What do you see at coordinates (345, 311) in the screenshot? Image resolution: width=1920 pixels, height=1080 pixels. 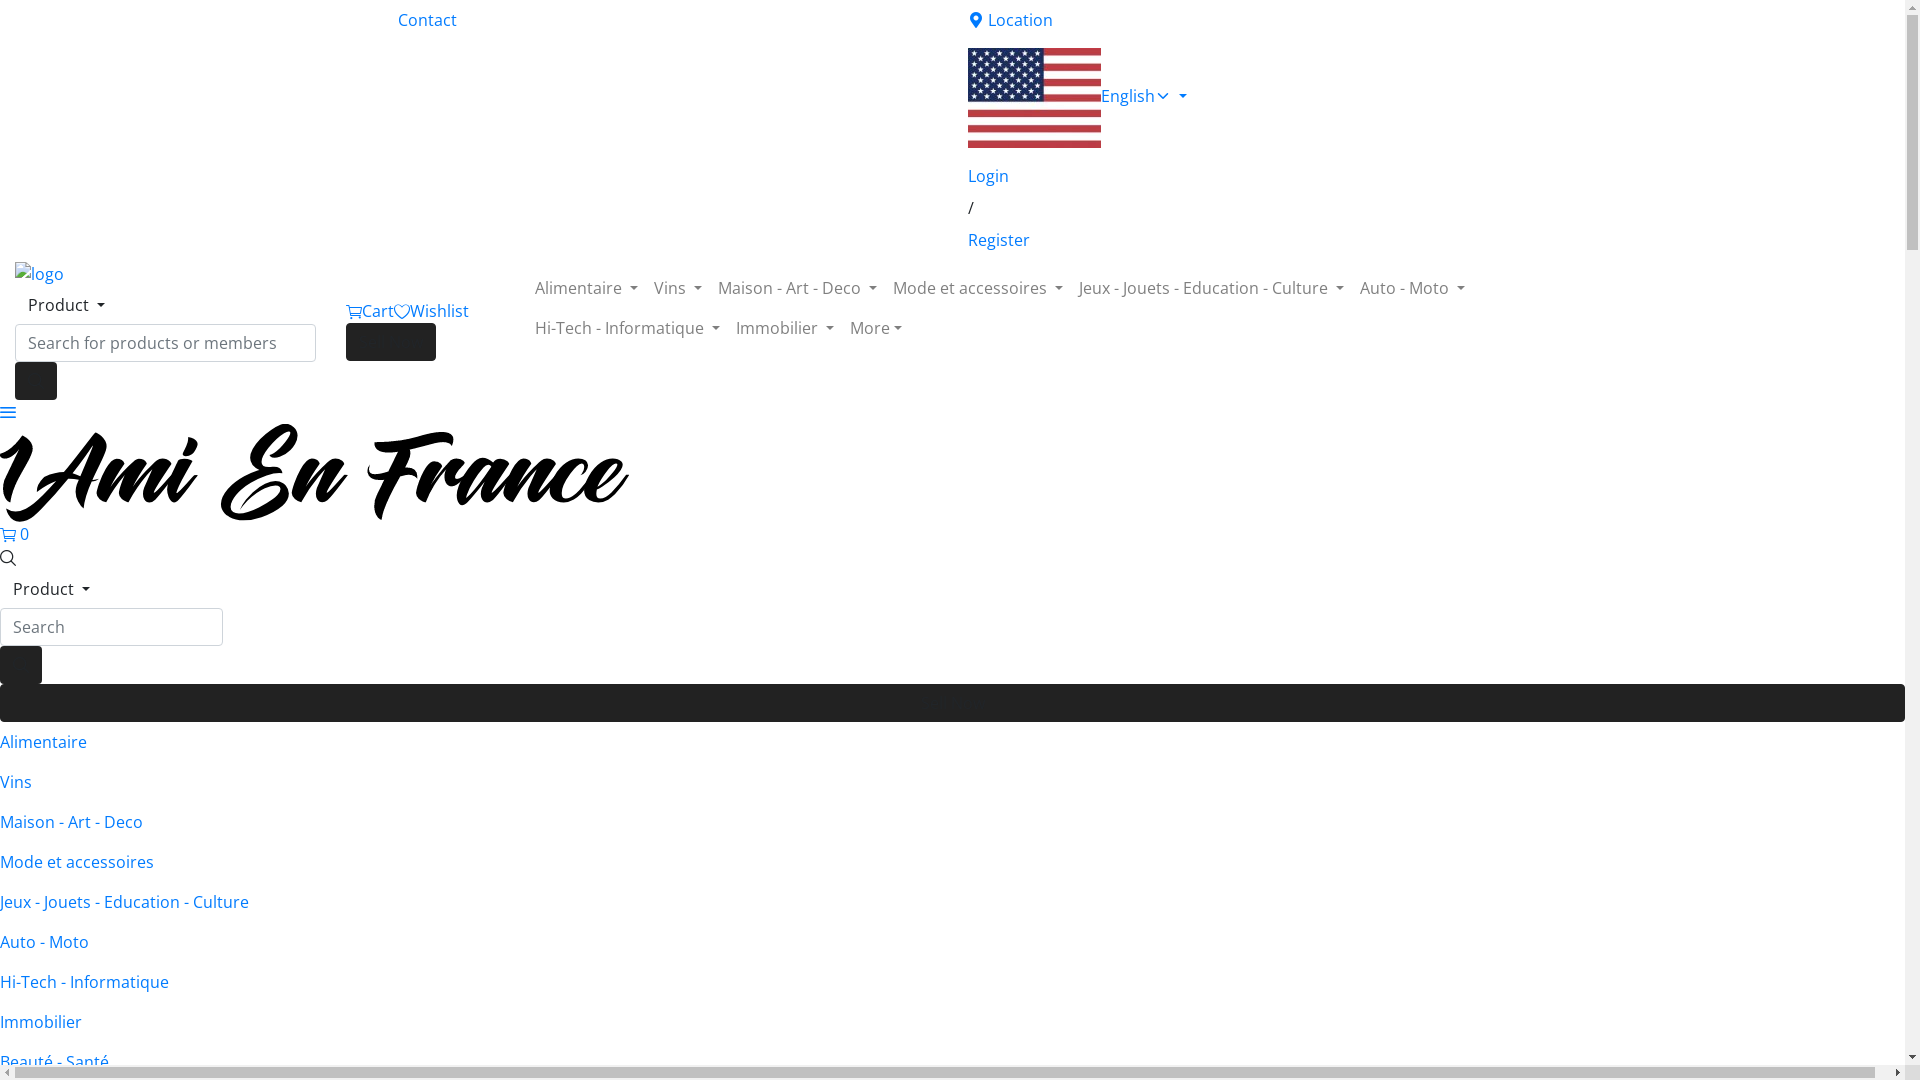 I see `'Cart'` at bounding box center [345, 311].